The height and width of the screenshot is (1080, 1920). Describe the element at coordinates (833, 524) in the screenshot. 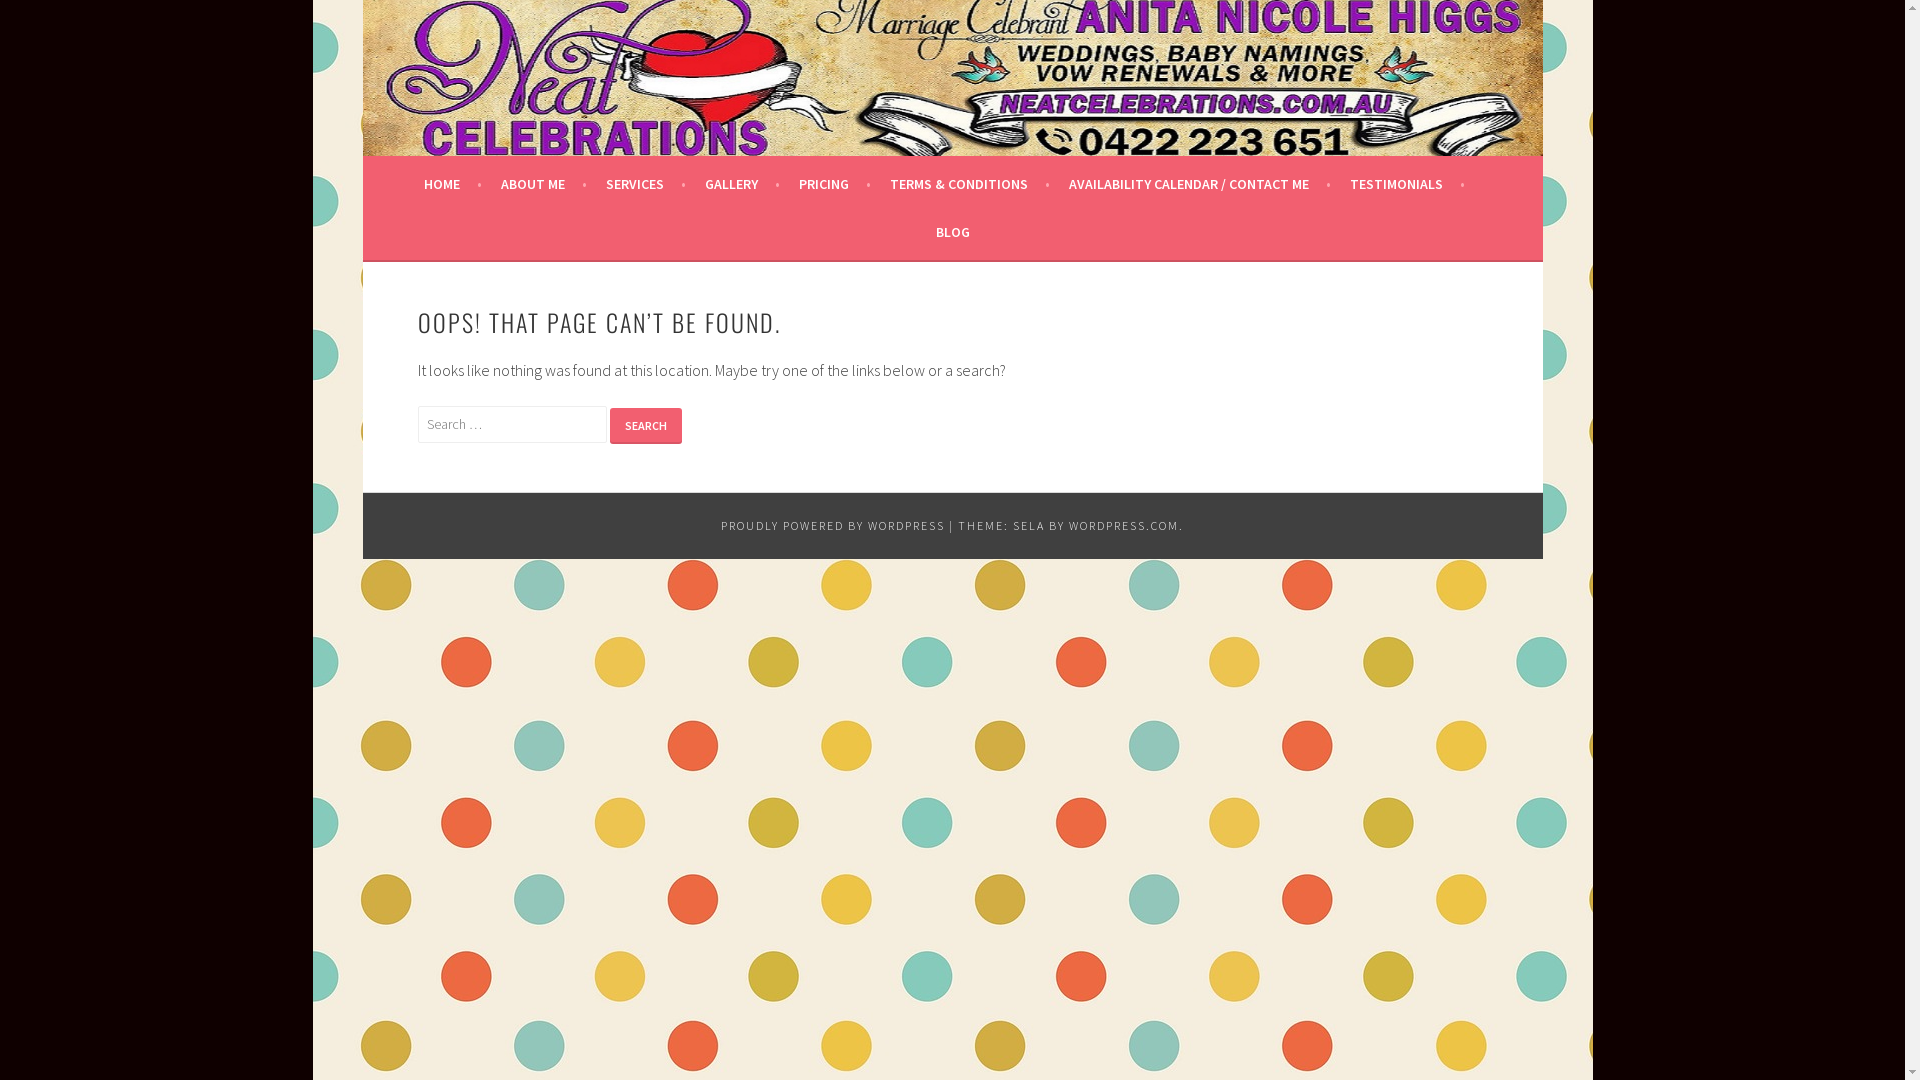

I see `'PROUDLY POWERED BY WORDPRESS'` at that location.